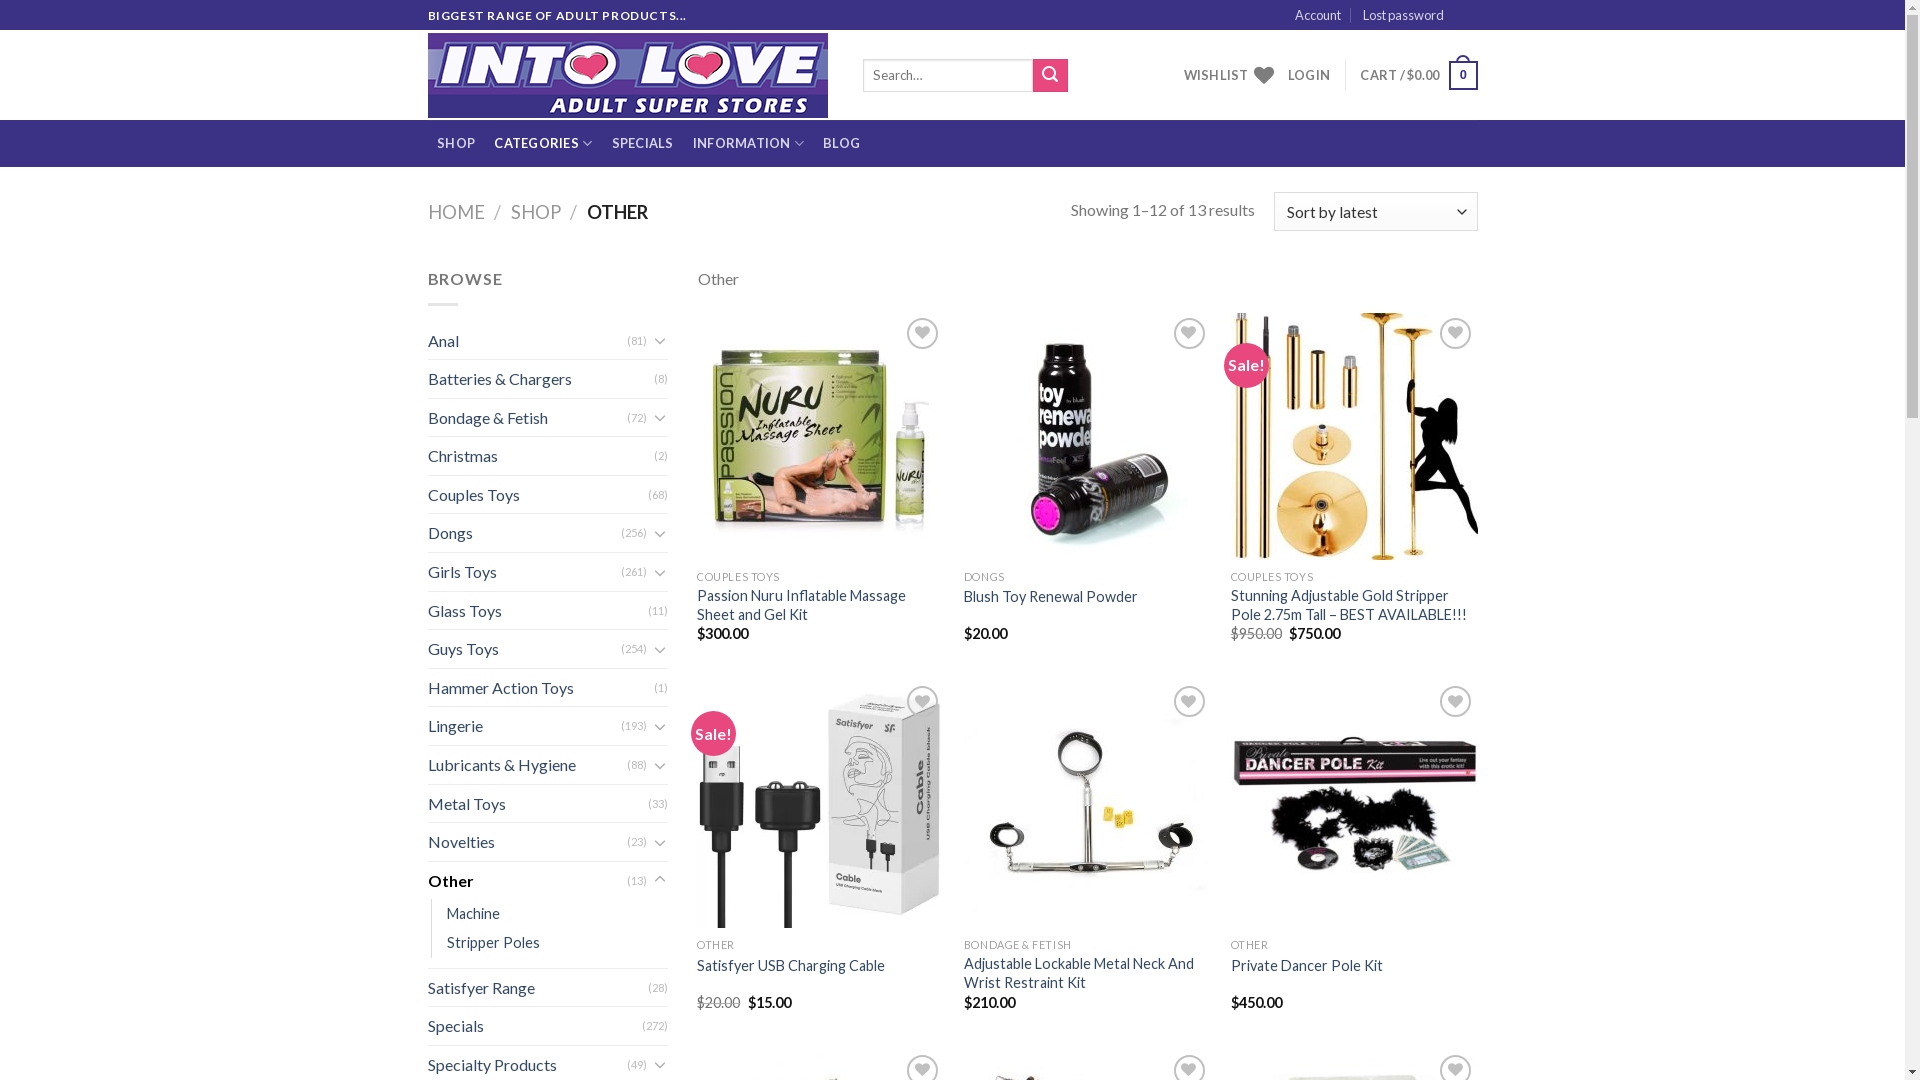  I want to click on 'SPECIALS', so click(600, 142).